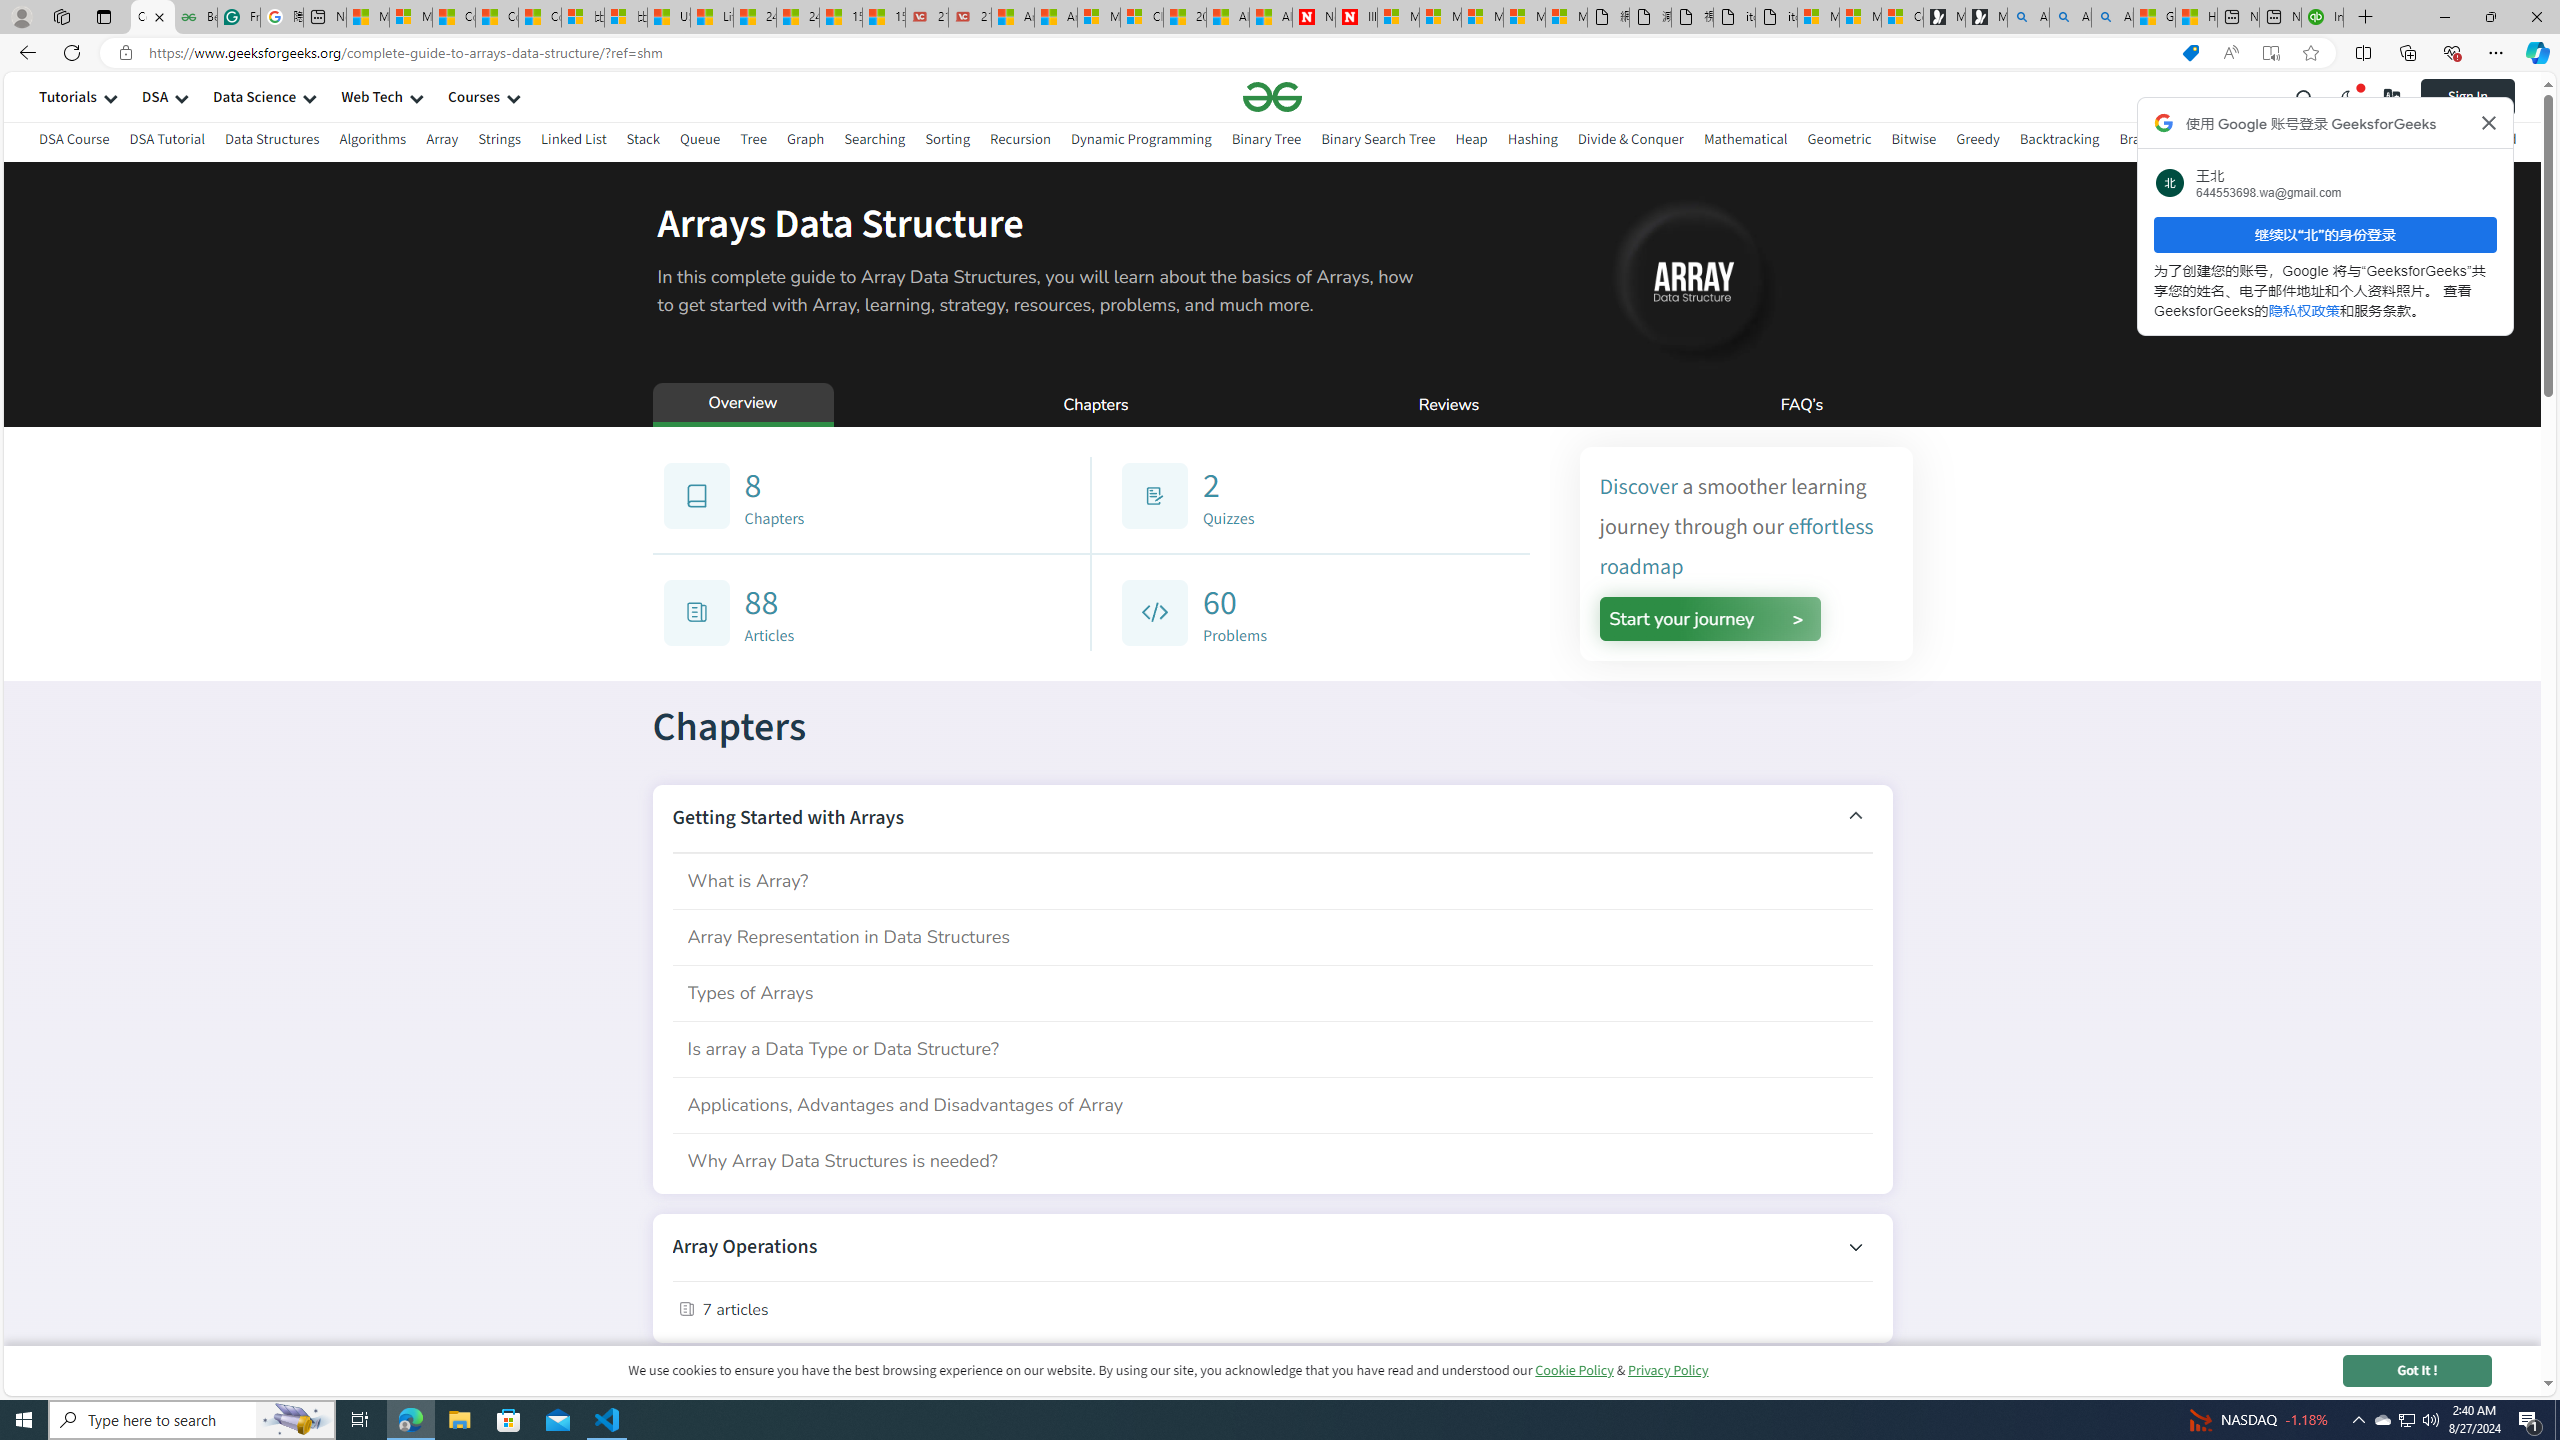  What do you see at coordinates (166, 141) in the screenshot?
I see `'DSA Tutorial'` at bounding box center [166, 141].